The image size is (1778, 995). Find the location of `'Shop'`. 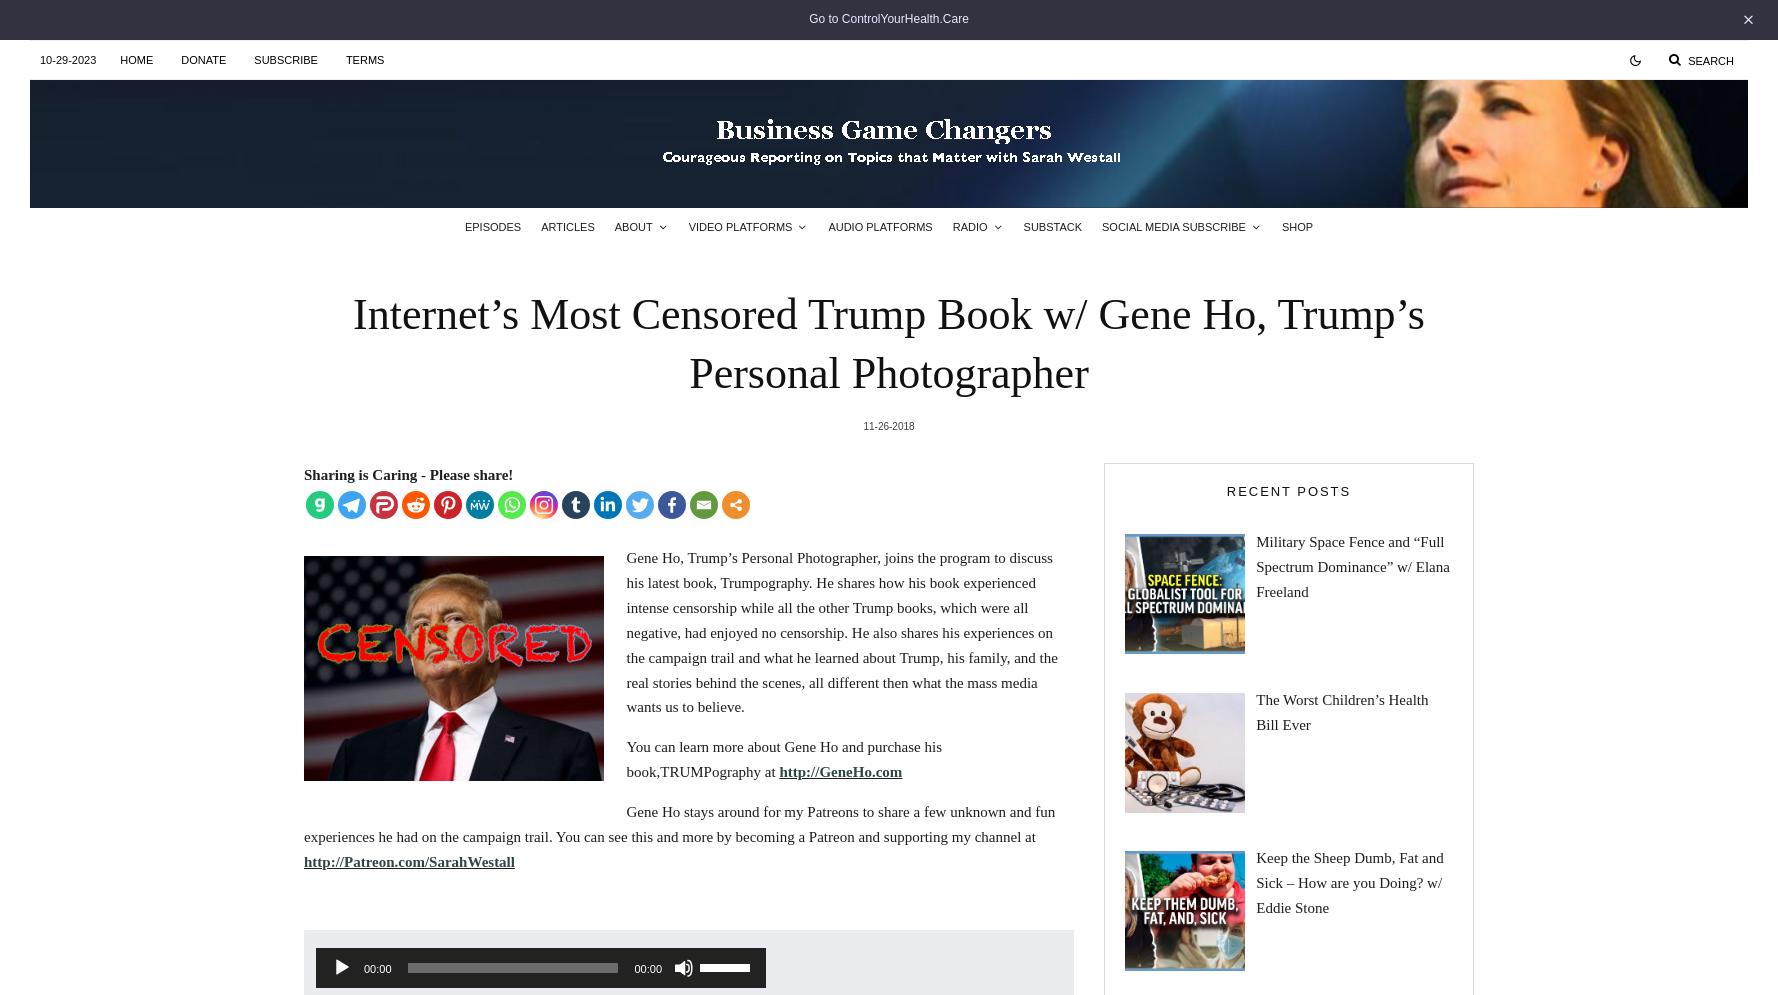

'Shop' is located at coordinates (1297, 225).